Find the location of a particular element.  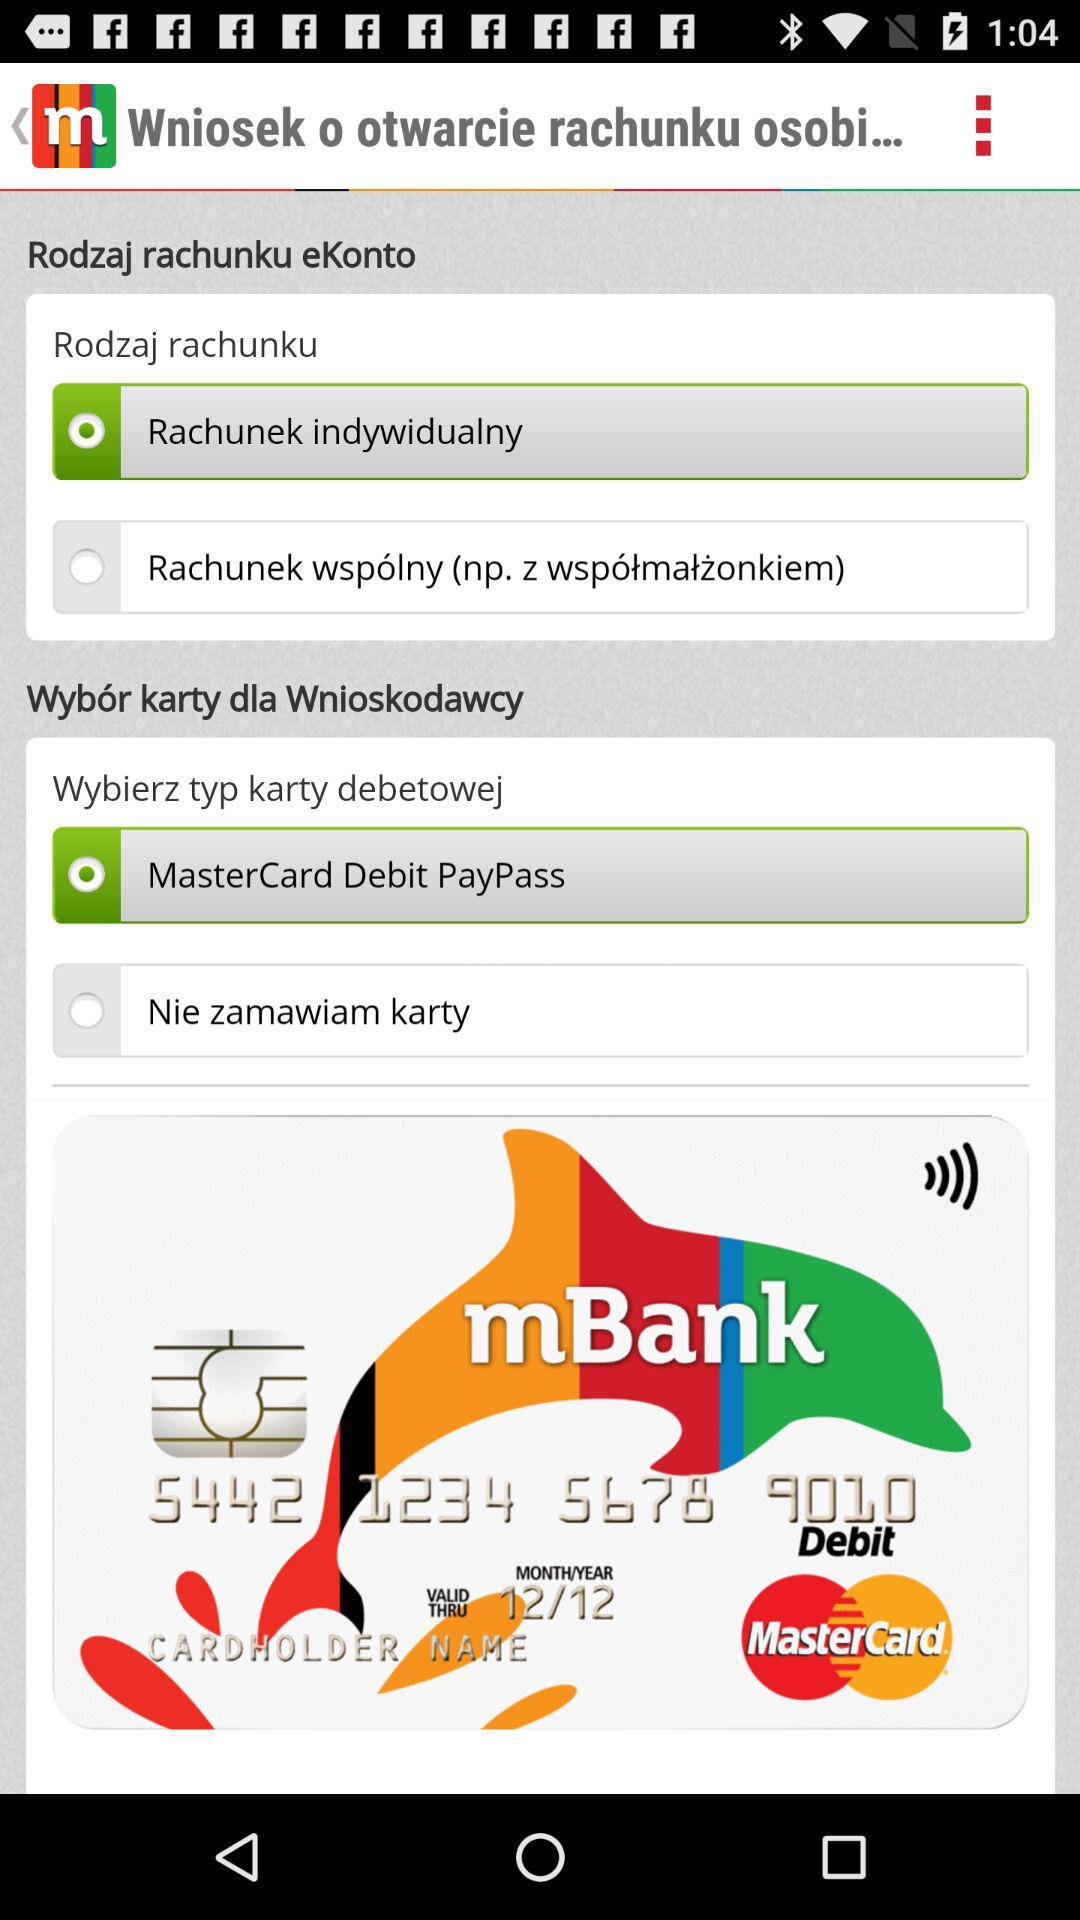

a menu is located at coordinates (1006, 124).